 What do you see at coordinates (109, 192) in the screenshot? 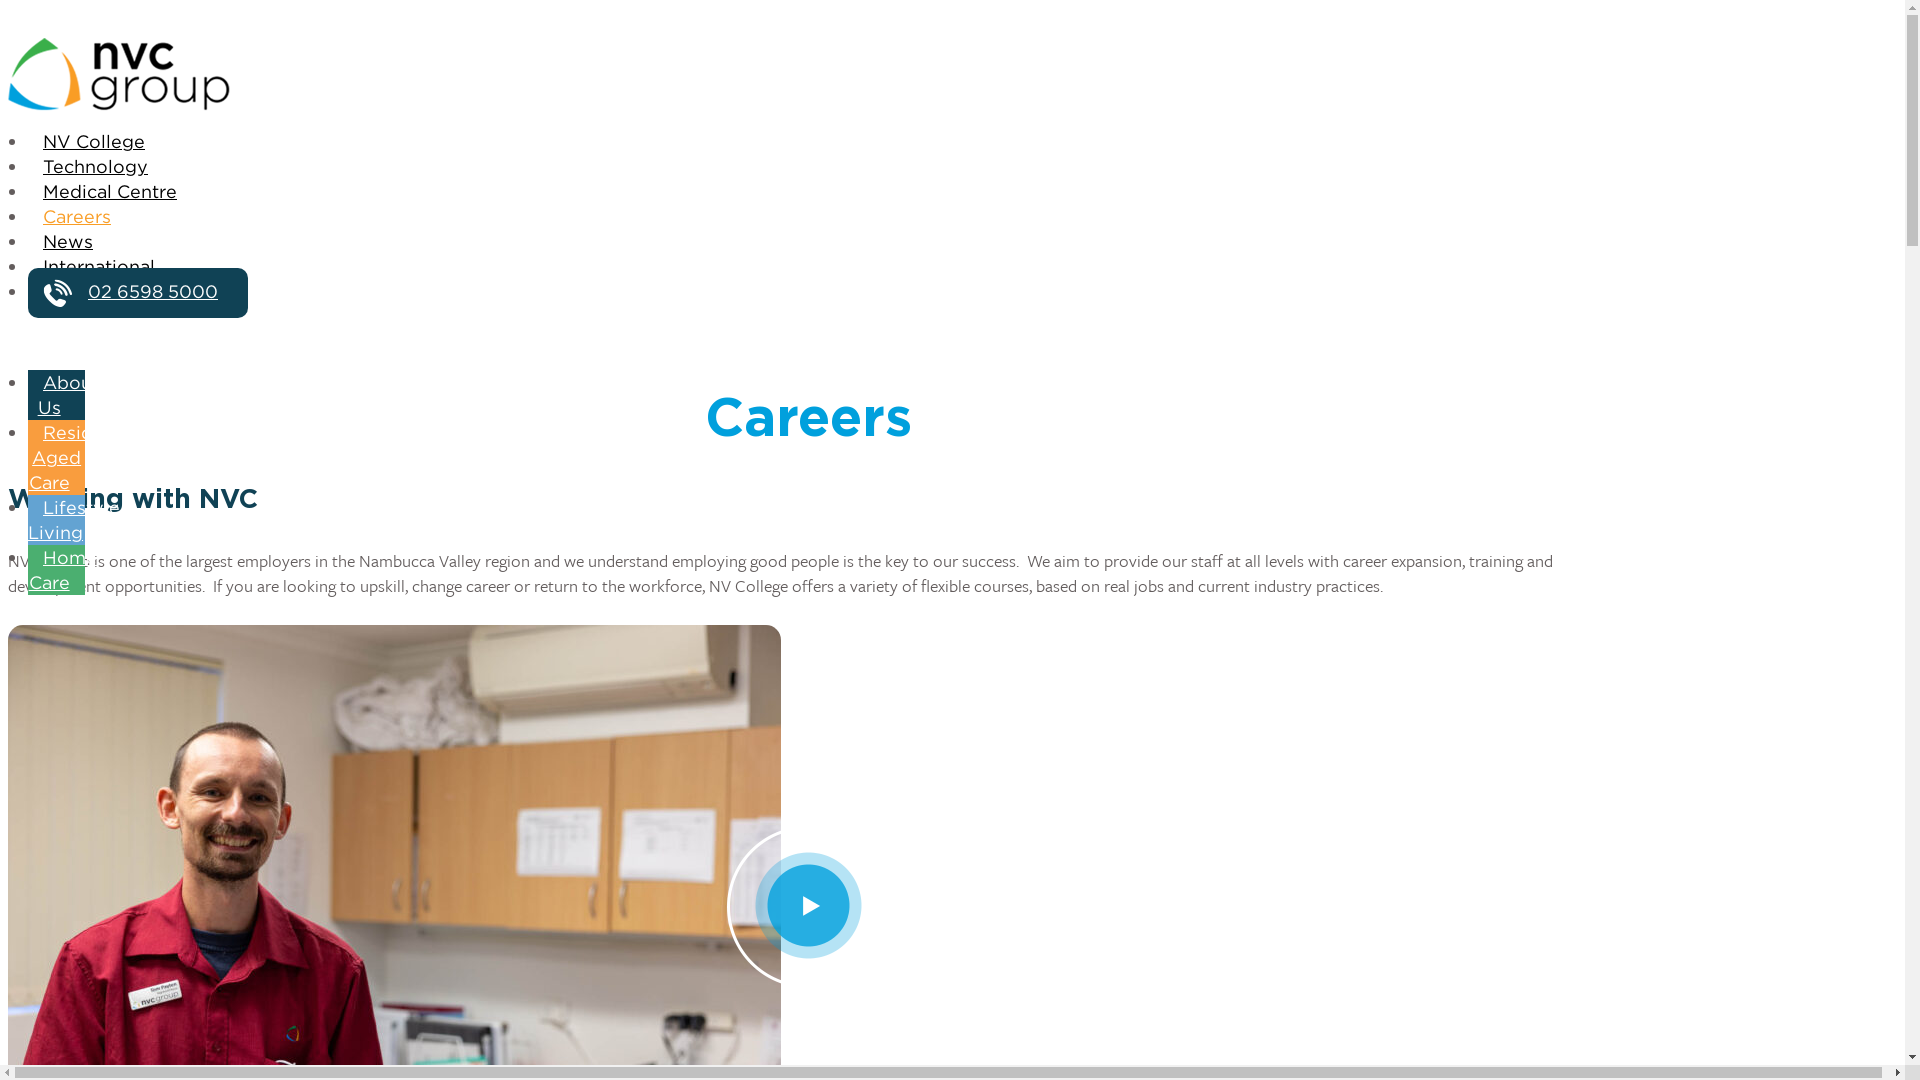
I see `'Medical Centre'` at bounding box center [109, 192].